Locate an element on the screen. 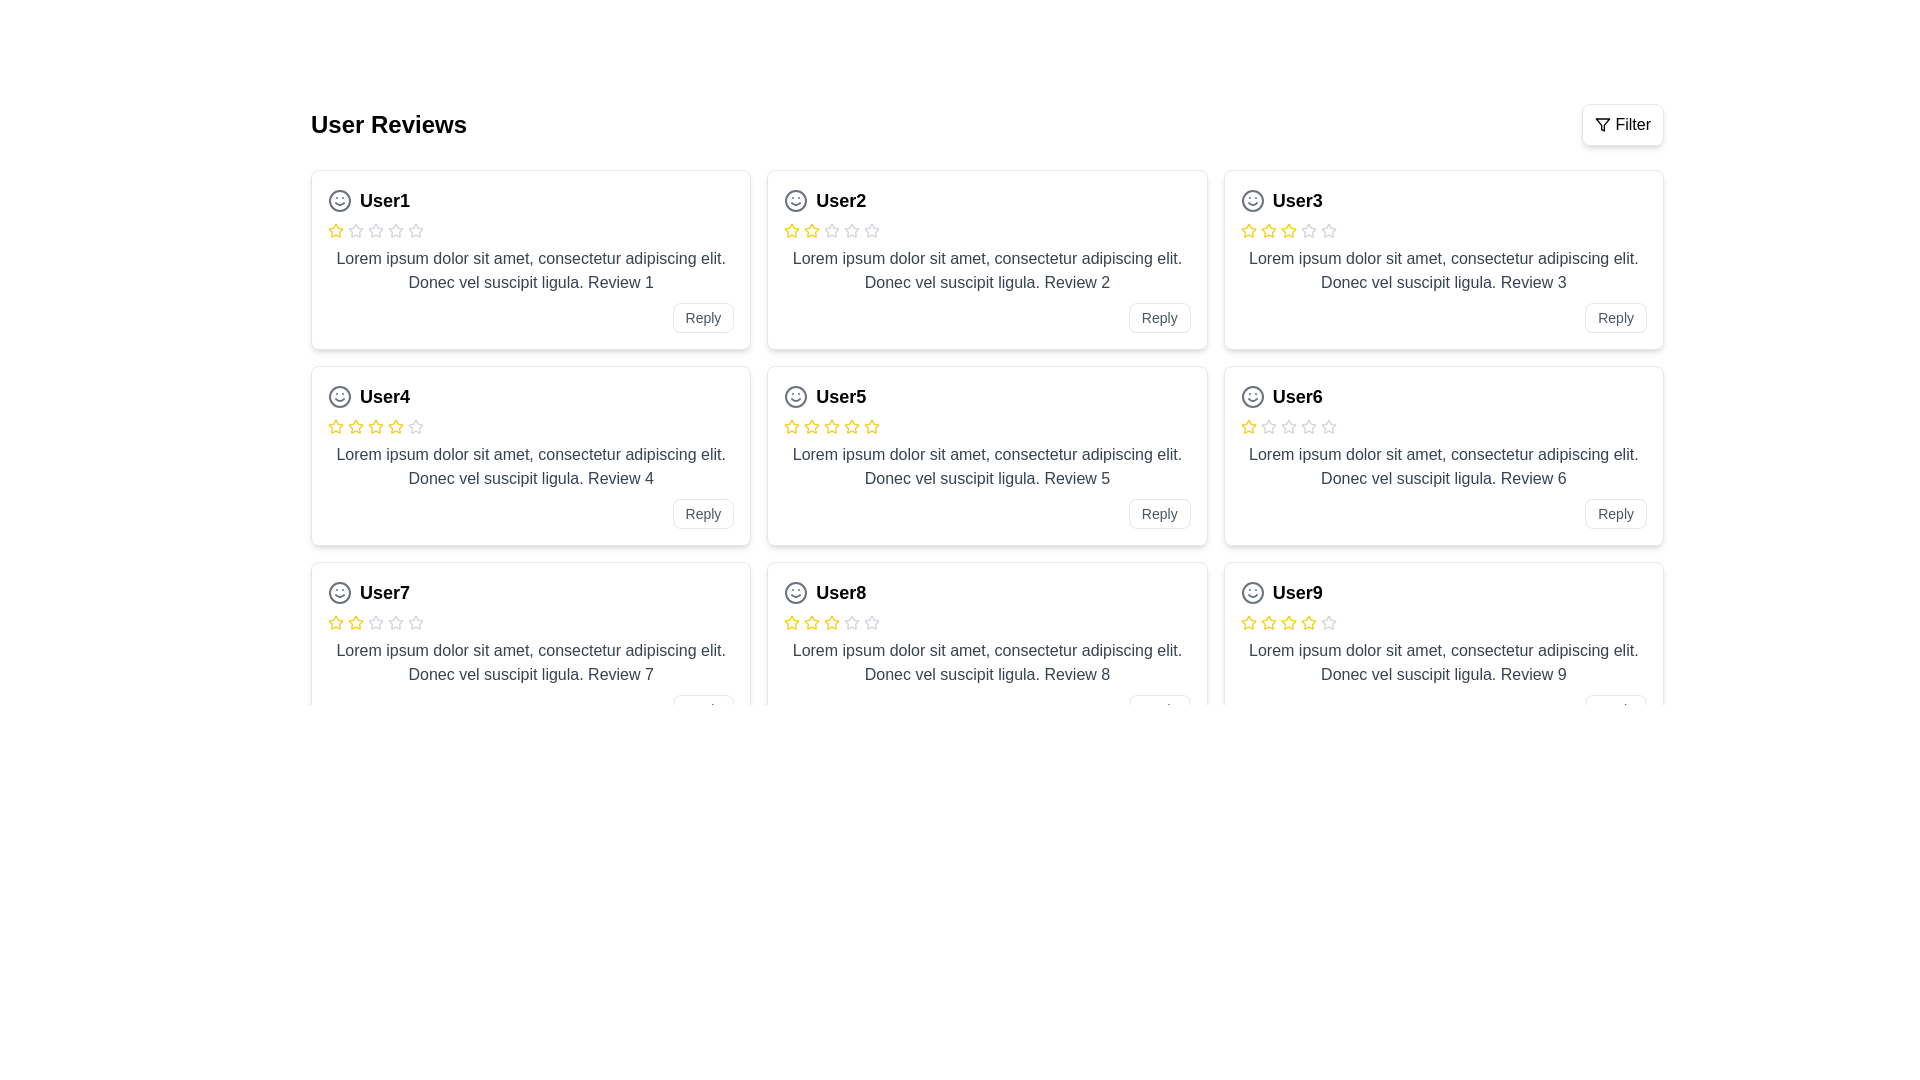  the first star icon in the rating system for User1's review, which has a gray outline is located at coordinates (355, 229).